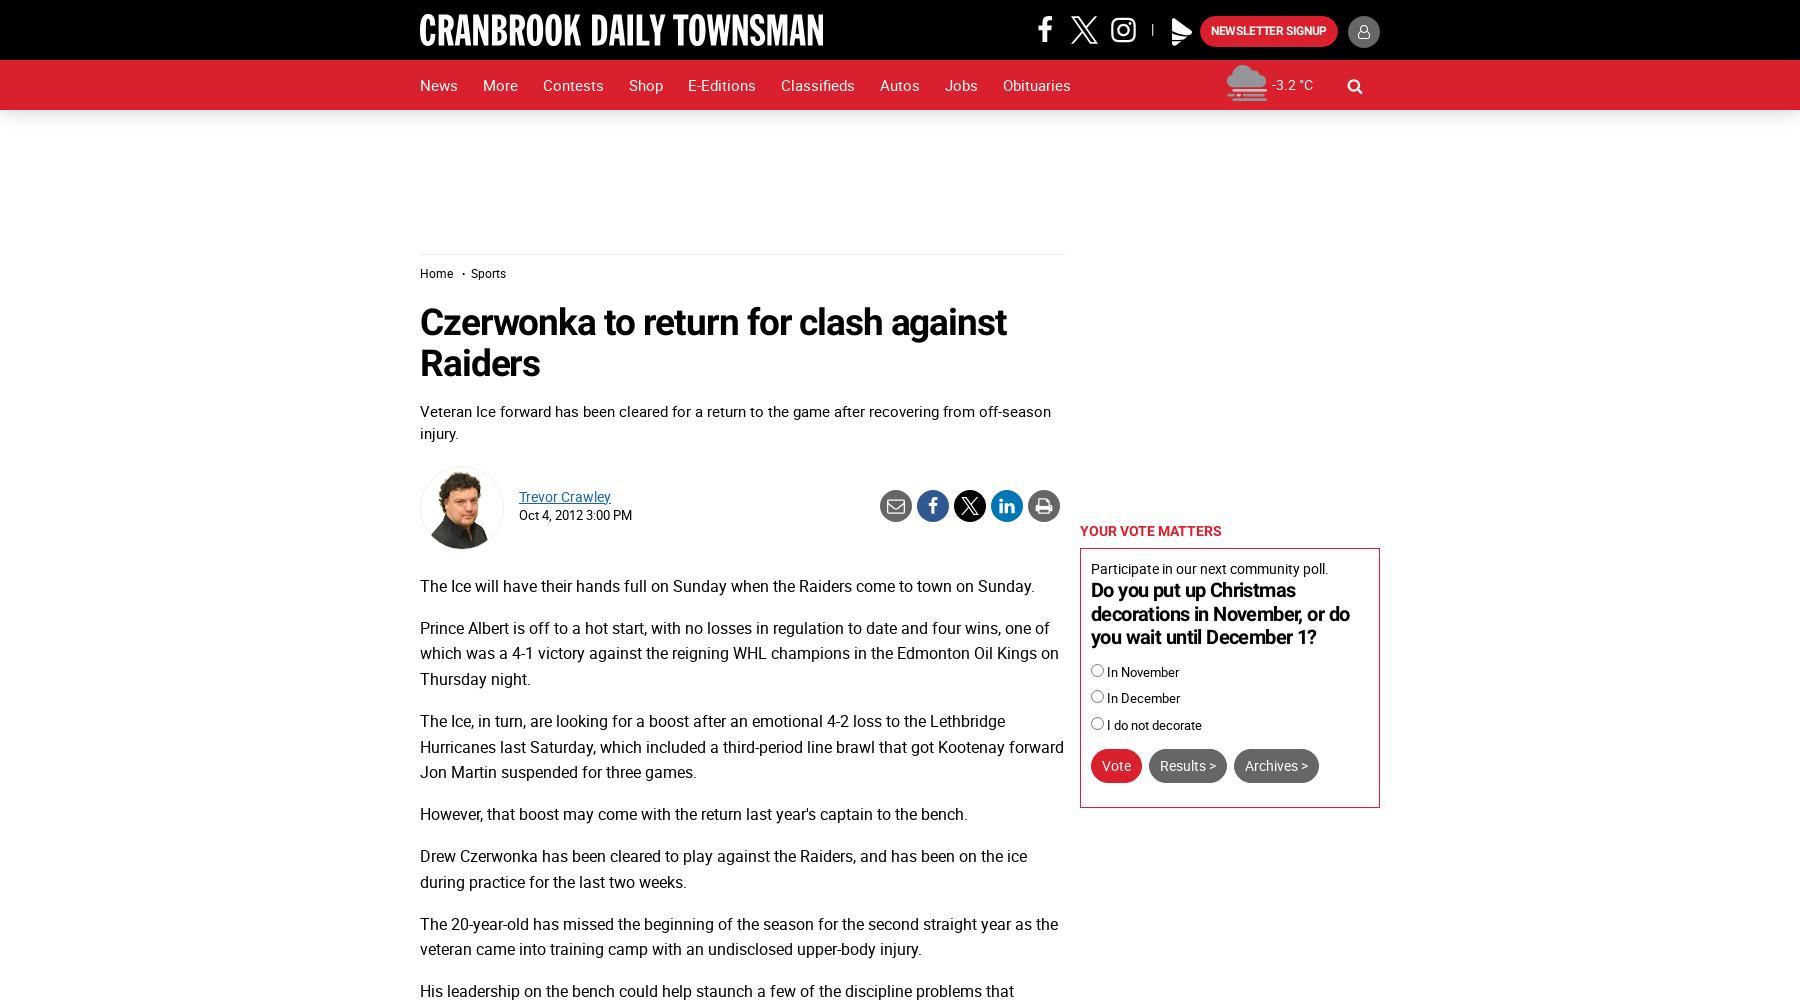 Image resolution: width=1800 pixels, height=1005 pixels. Describe the element at coordinates (817, 85) in the screenshot. I see `'Classifieds'` at that location.